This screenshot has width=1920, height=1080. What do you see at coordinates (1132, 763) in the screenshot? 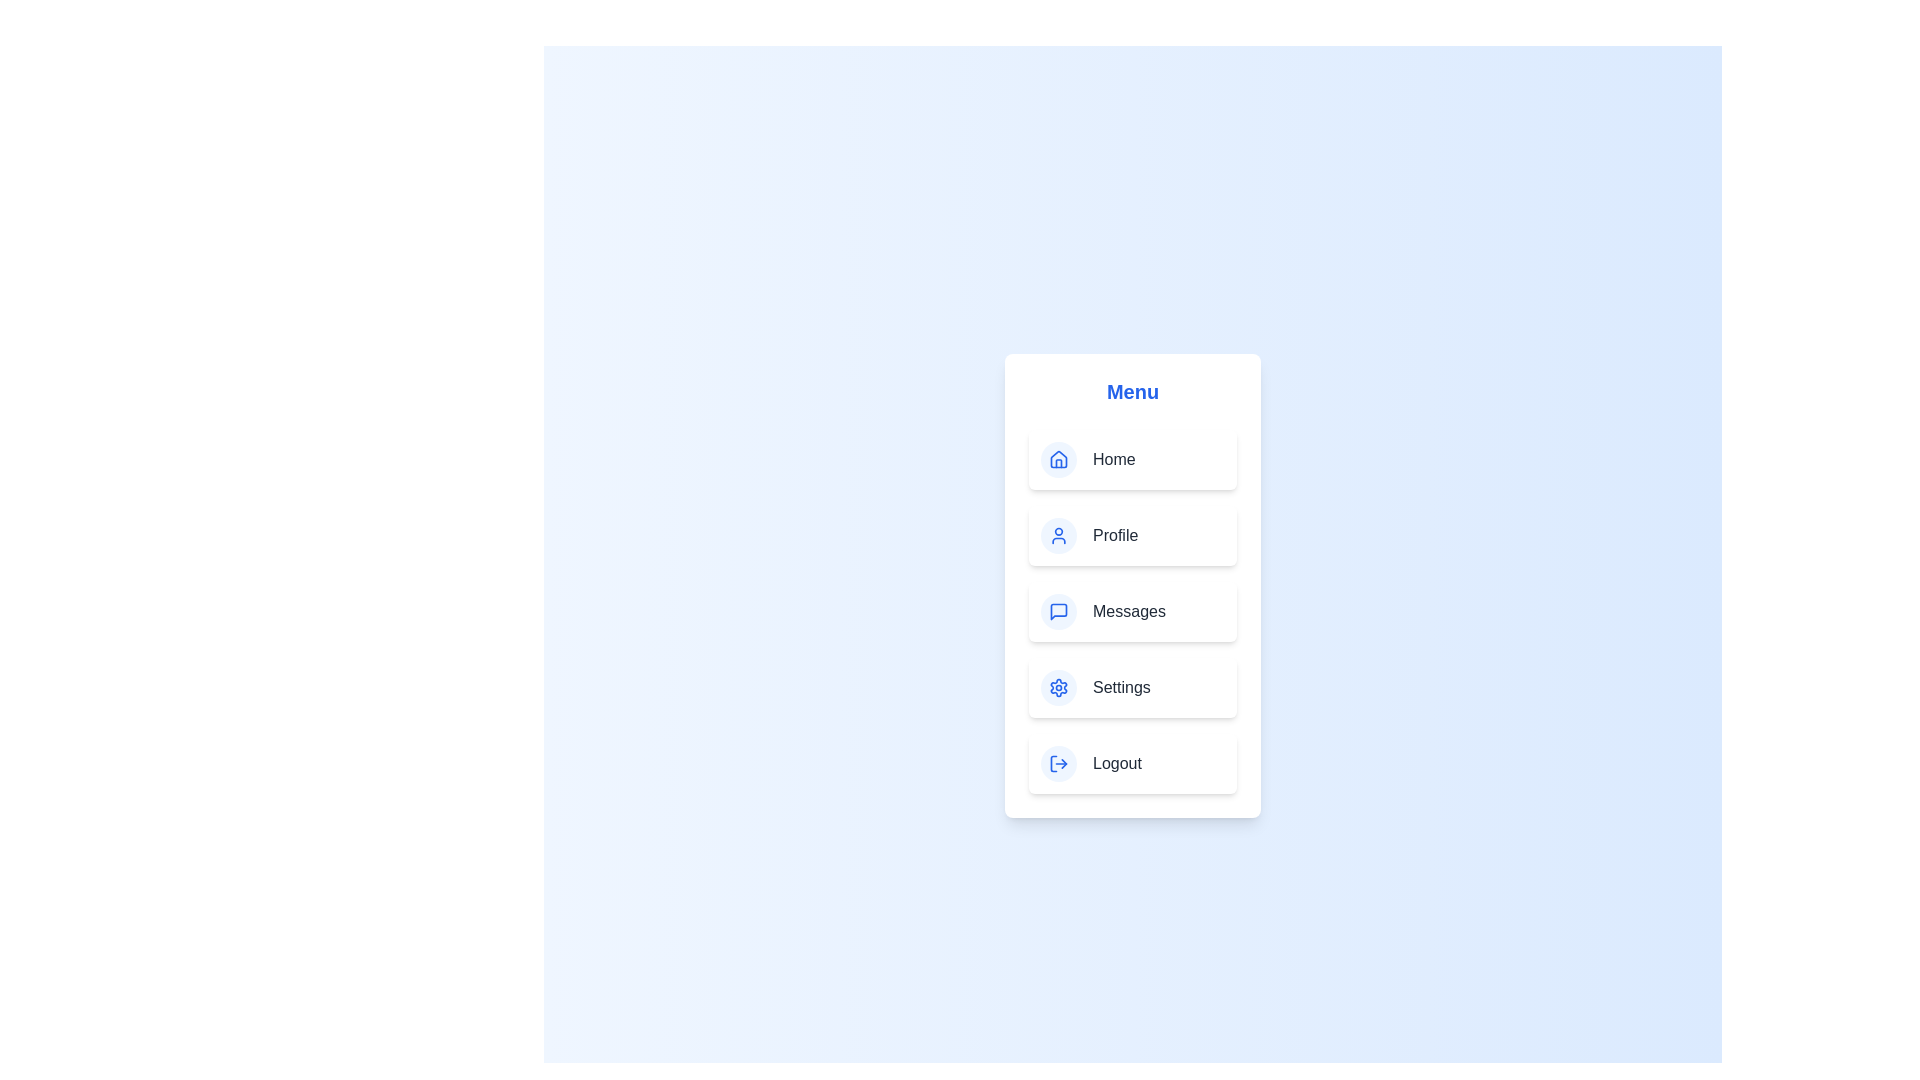
I see `the menu item labeled Logout` at bounding box center [1132, 763].